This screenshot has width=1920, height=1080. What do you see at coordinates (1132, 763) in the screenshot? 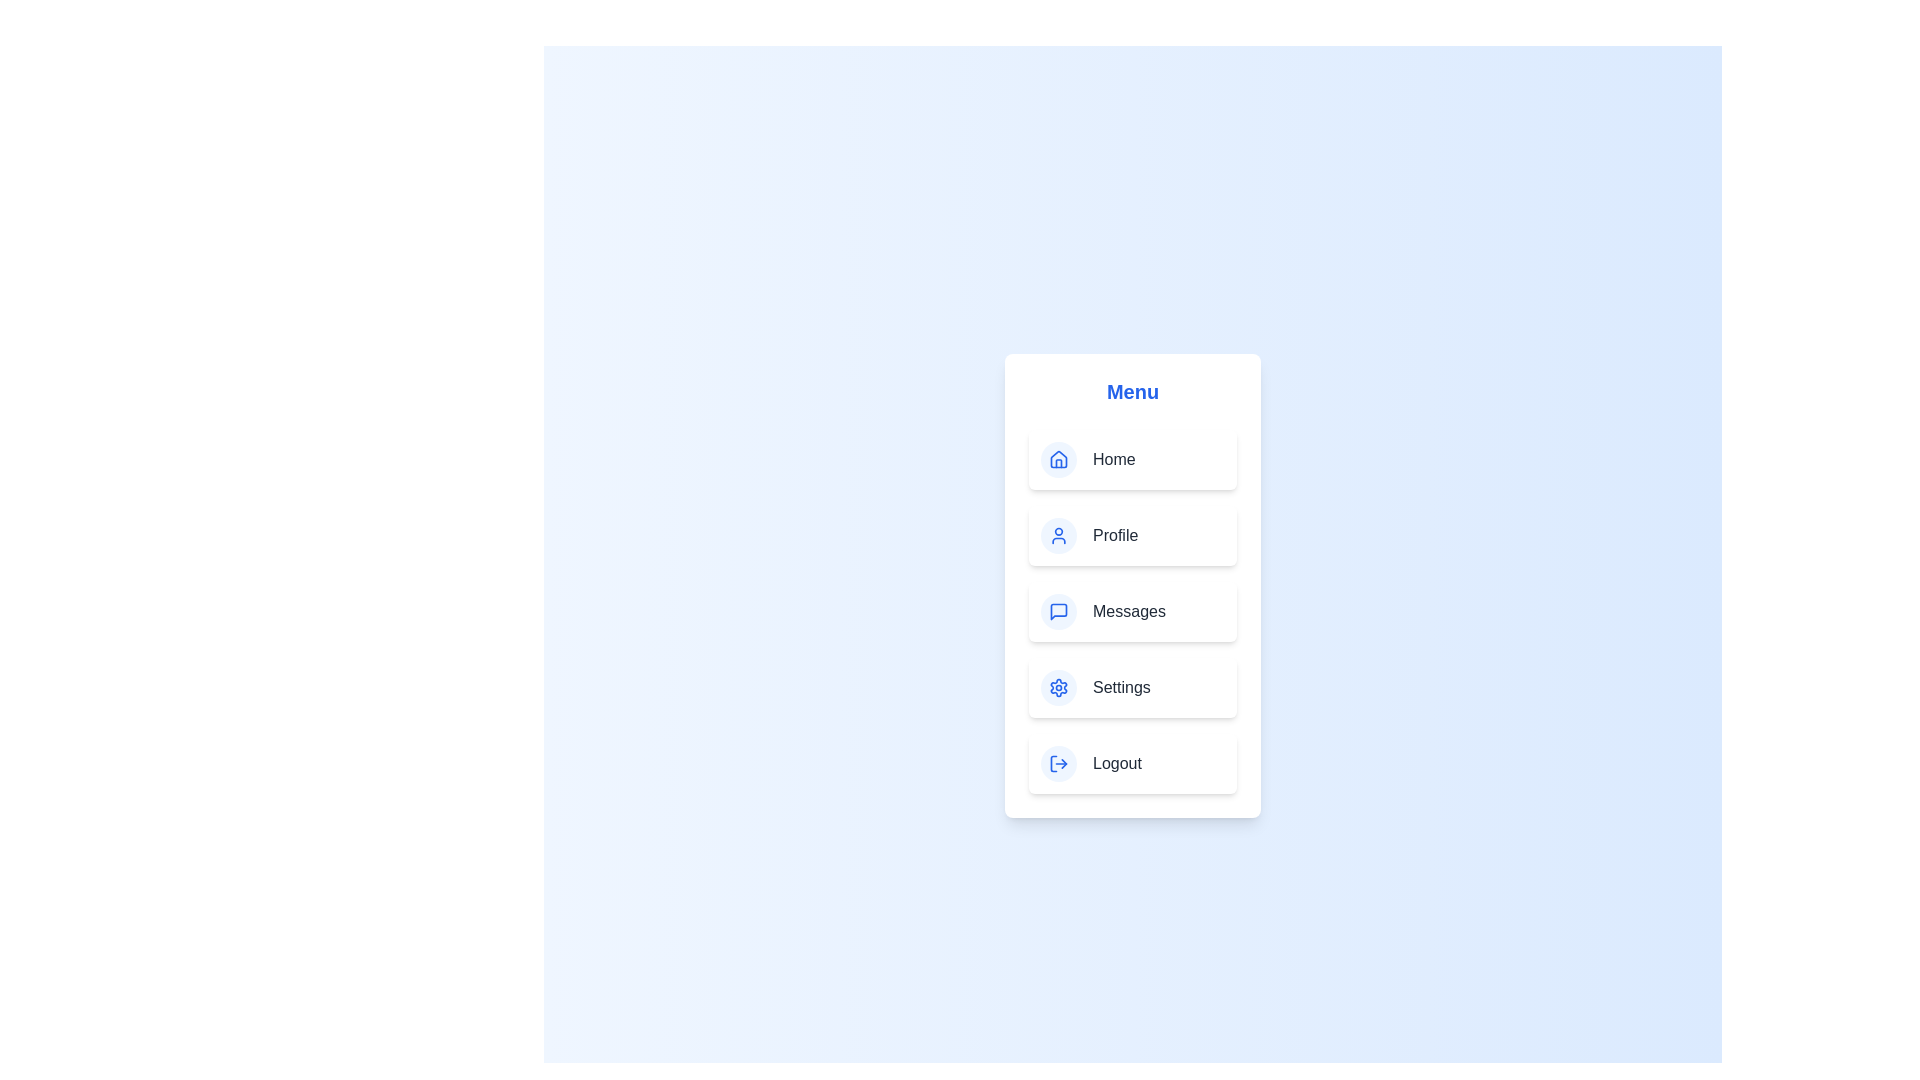
I see `the menu item labeled Logout` at bounding box center [1132, 763].